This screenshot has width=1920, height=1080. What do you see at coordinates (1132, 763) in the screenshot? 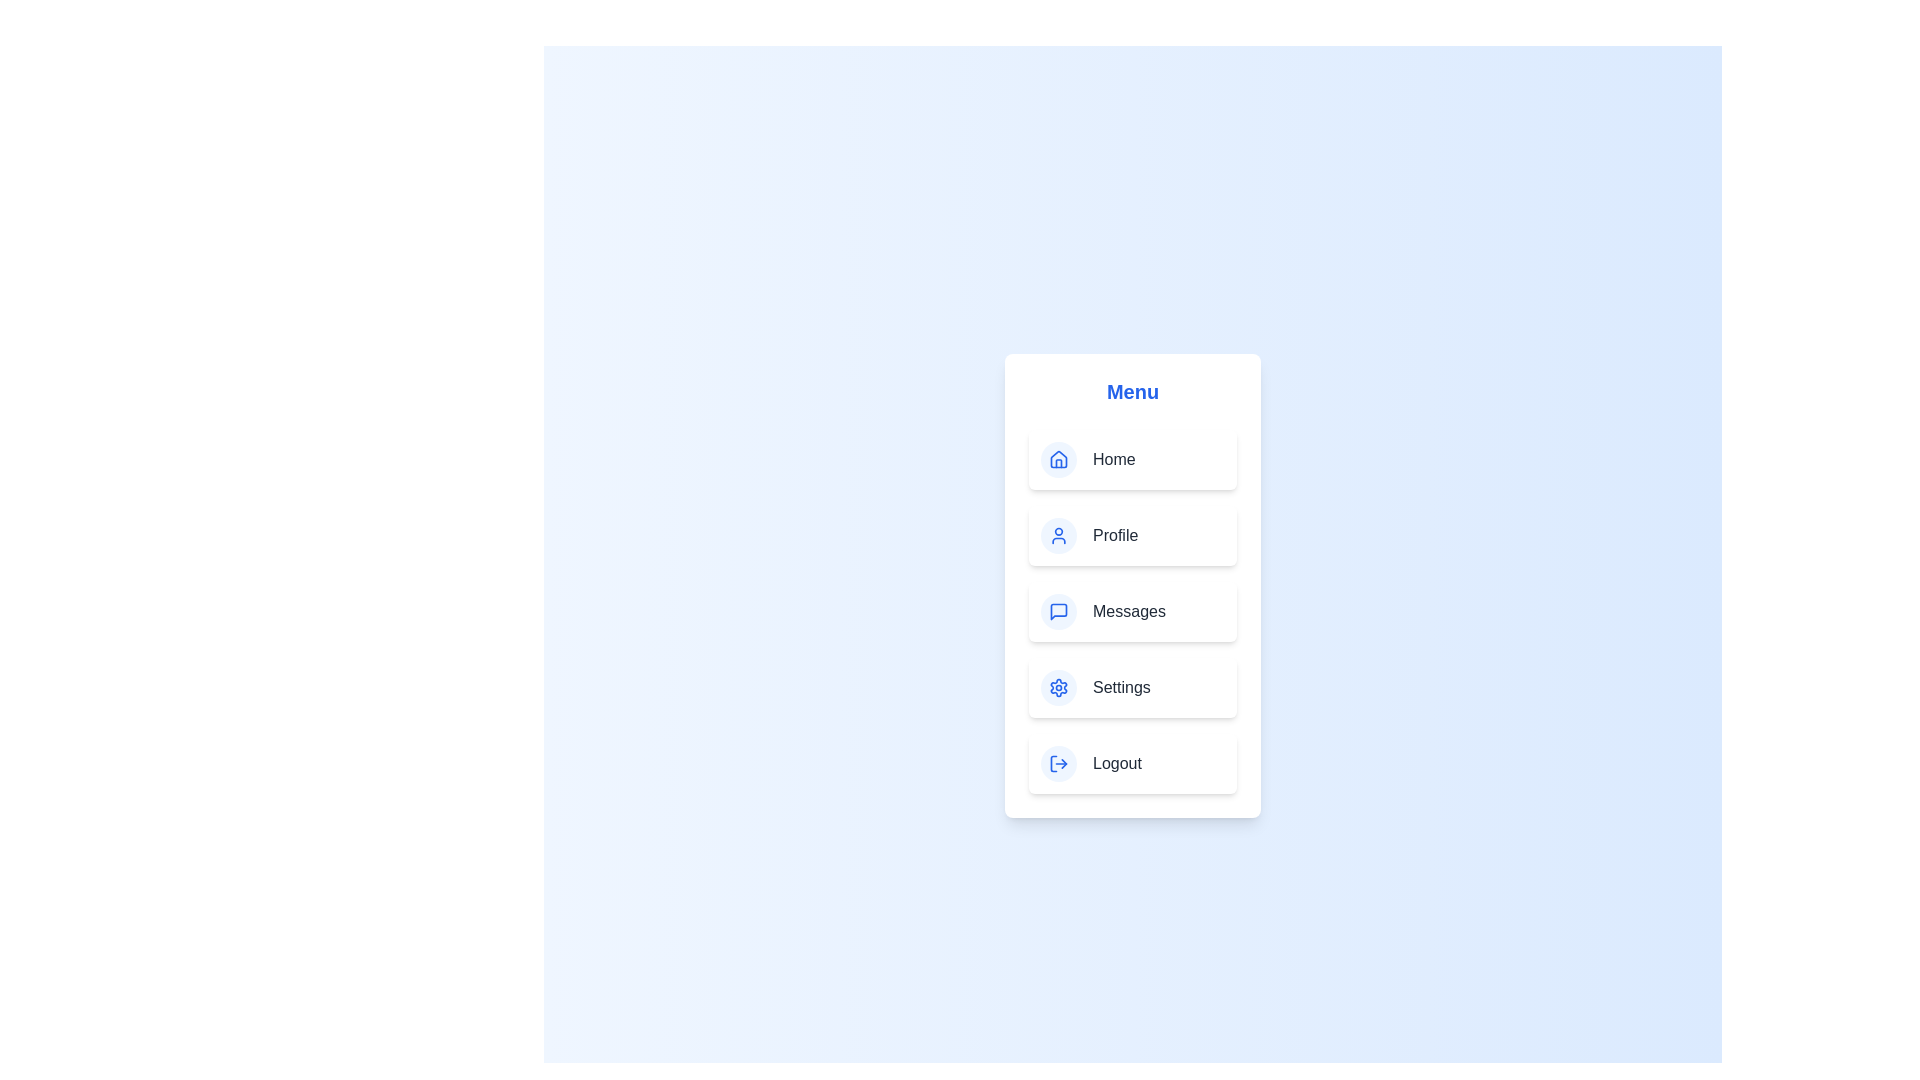
I see `the menu item labeled Logout` at bounding box center [1132, 763].